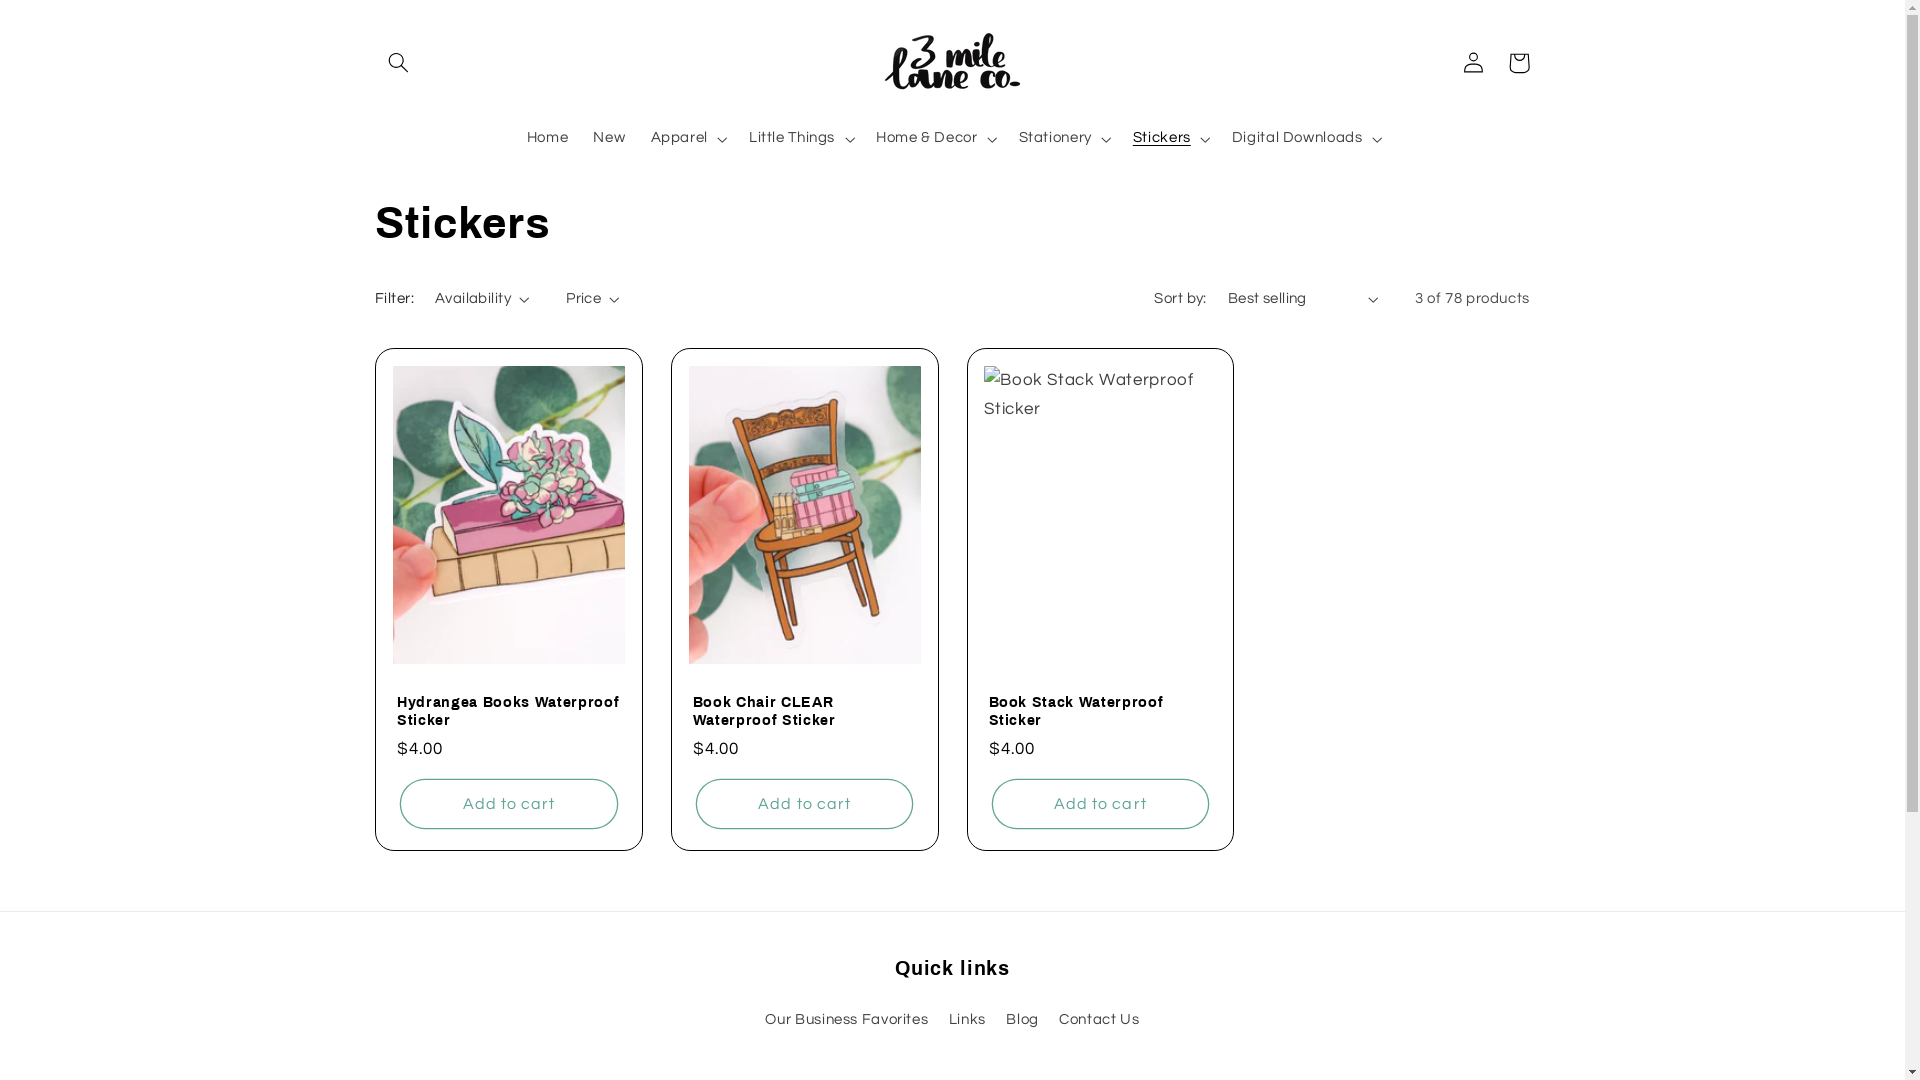  I want to click on 'Home', so click(513, 137).